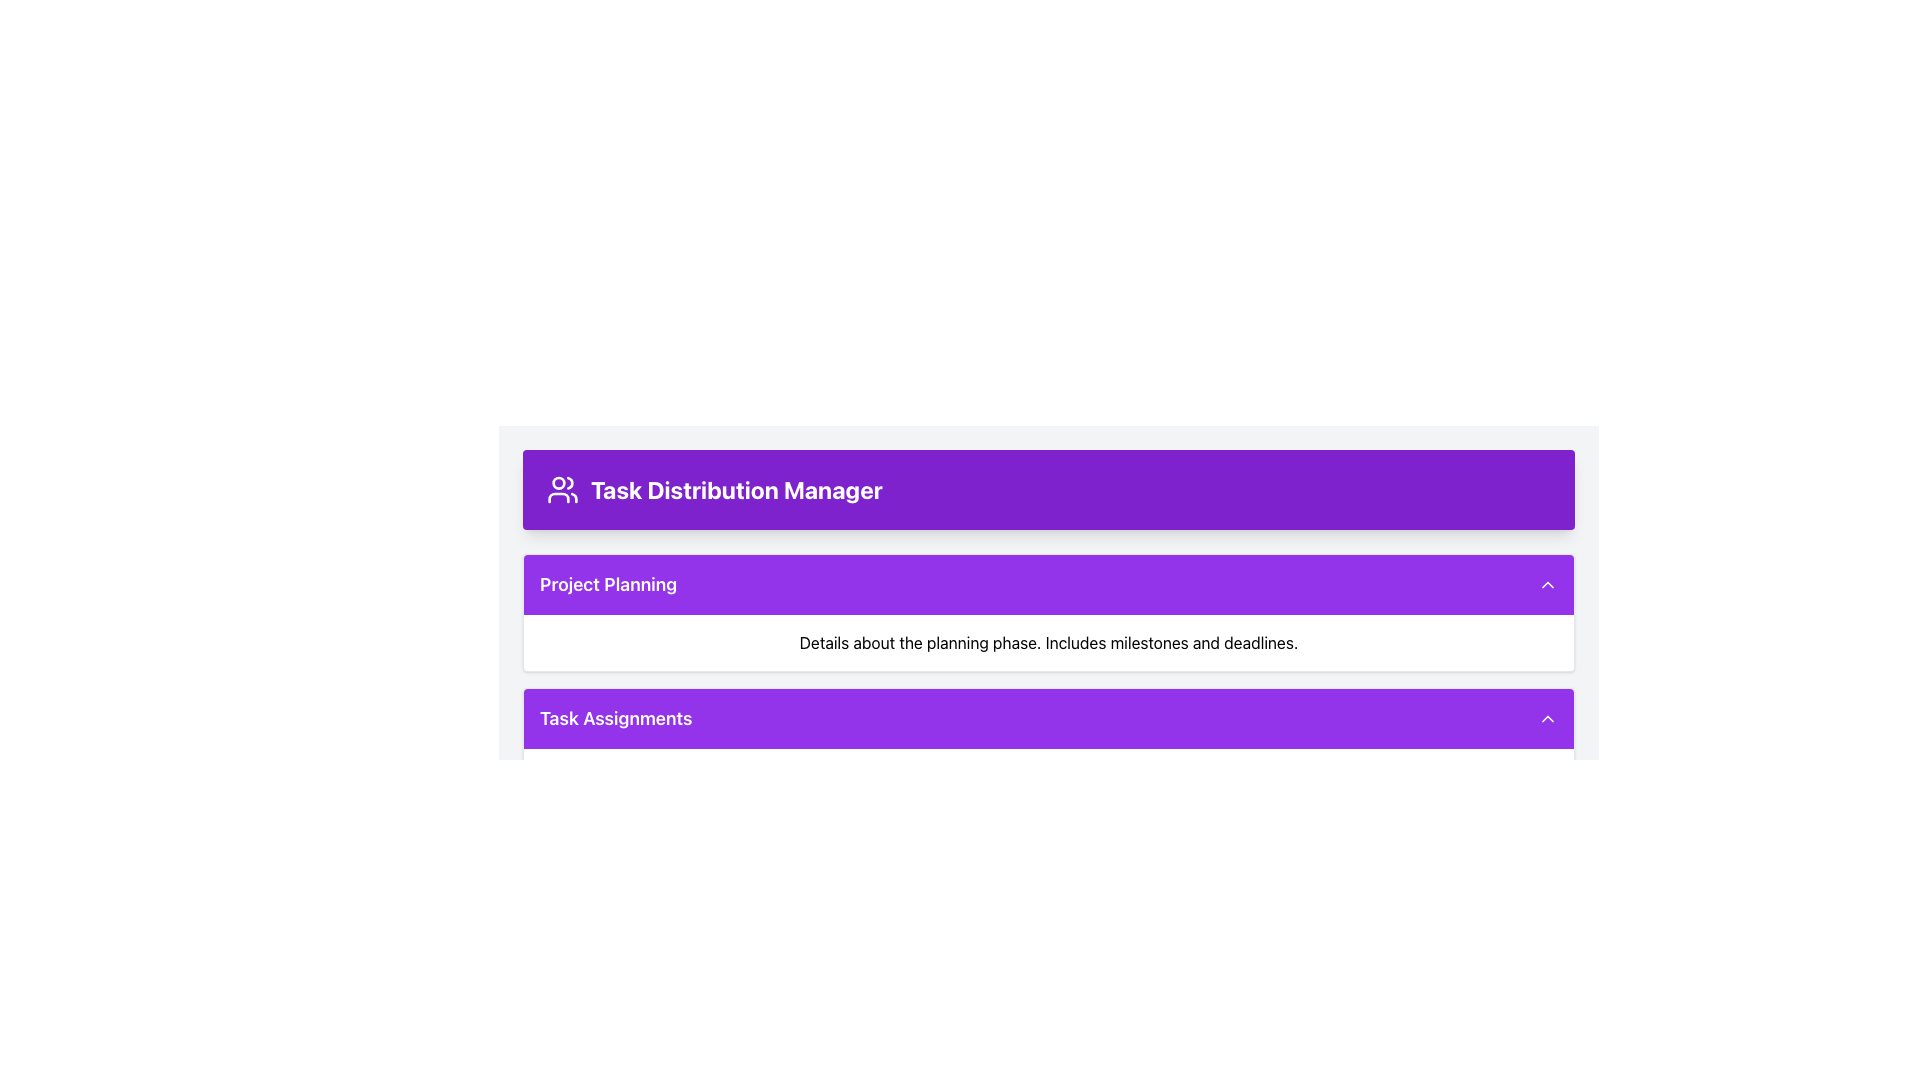  I want to click on information displayed on the Text Label located below the 'Project Planning' header, centrally aligned within the white section beneath the purple header panel in the 'Task Distribution Manager' interface, so click(1048, 643).